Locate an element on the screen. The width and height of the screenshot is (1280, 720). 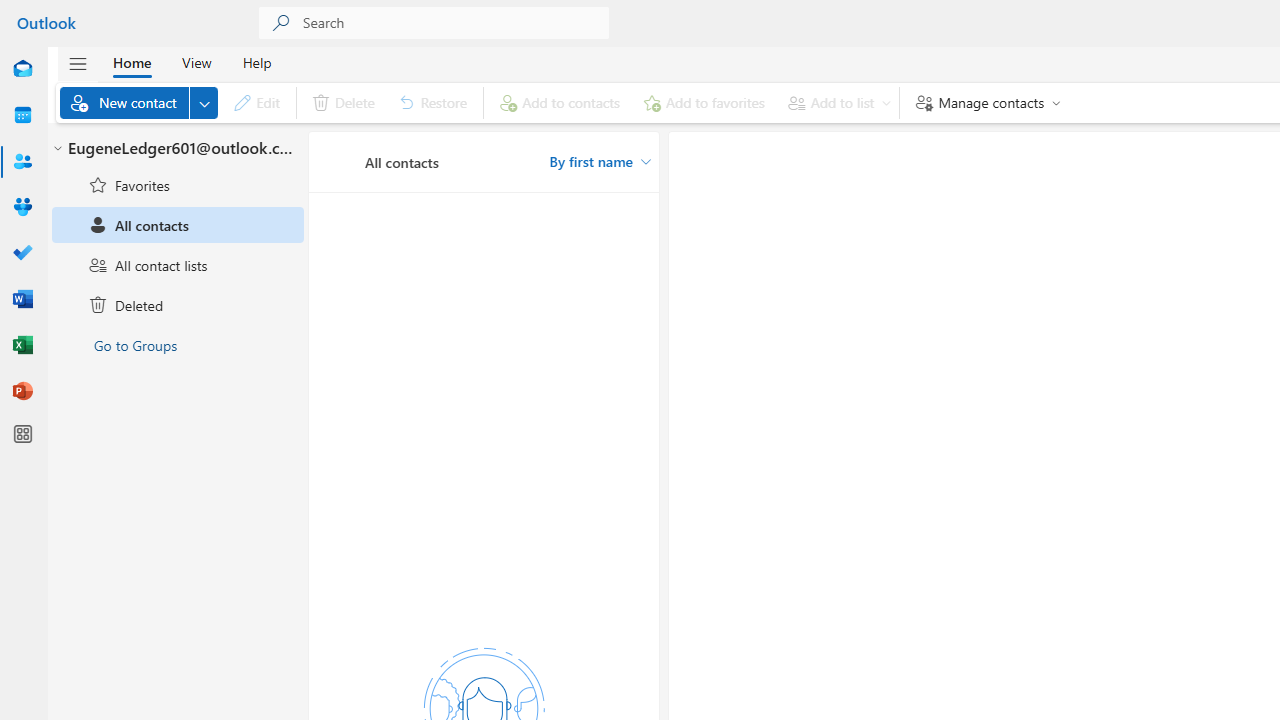
'Go to Groups' is located at coordinates (178, 343).